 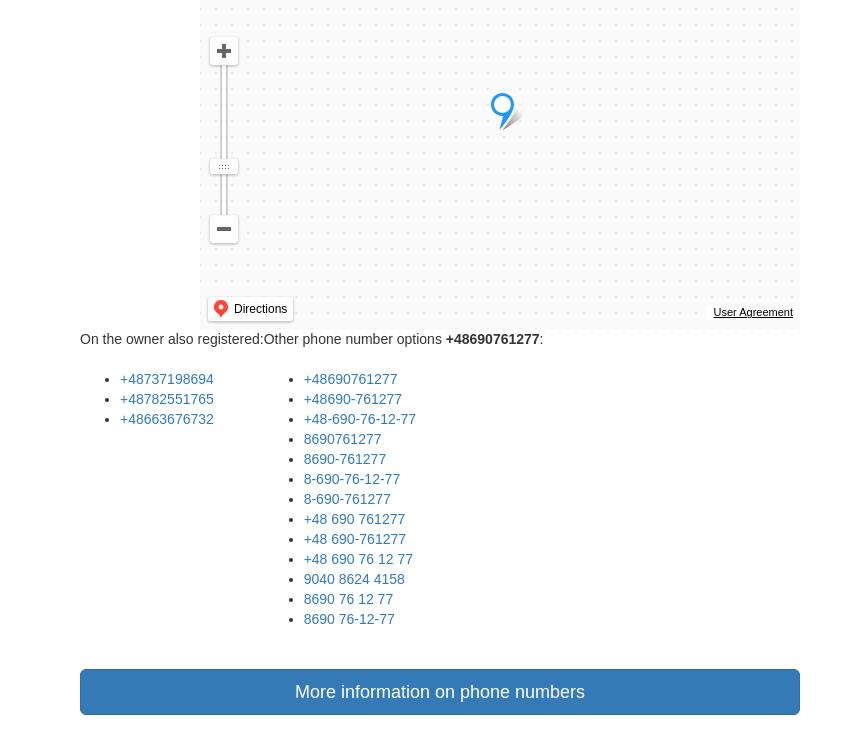 What do you see at coordinates (170, 338) in the screenshot?
I see `'On the owner also registered:'` at bounding box center [170, 338].